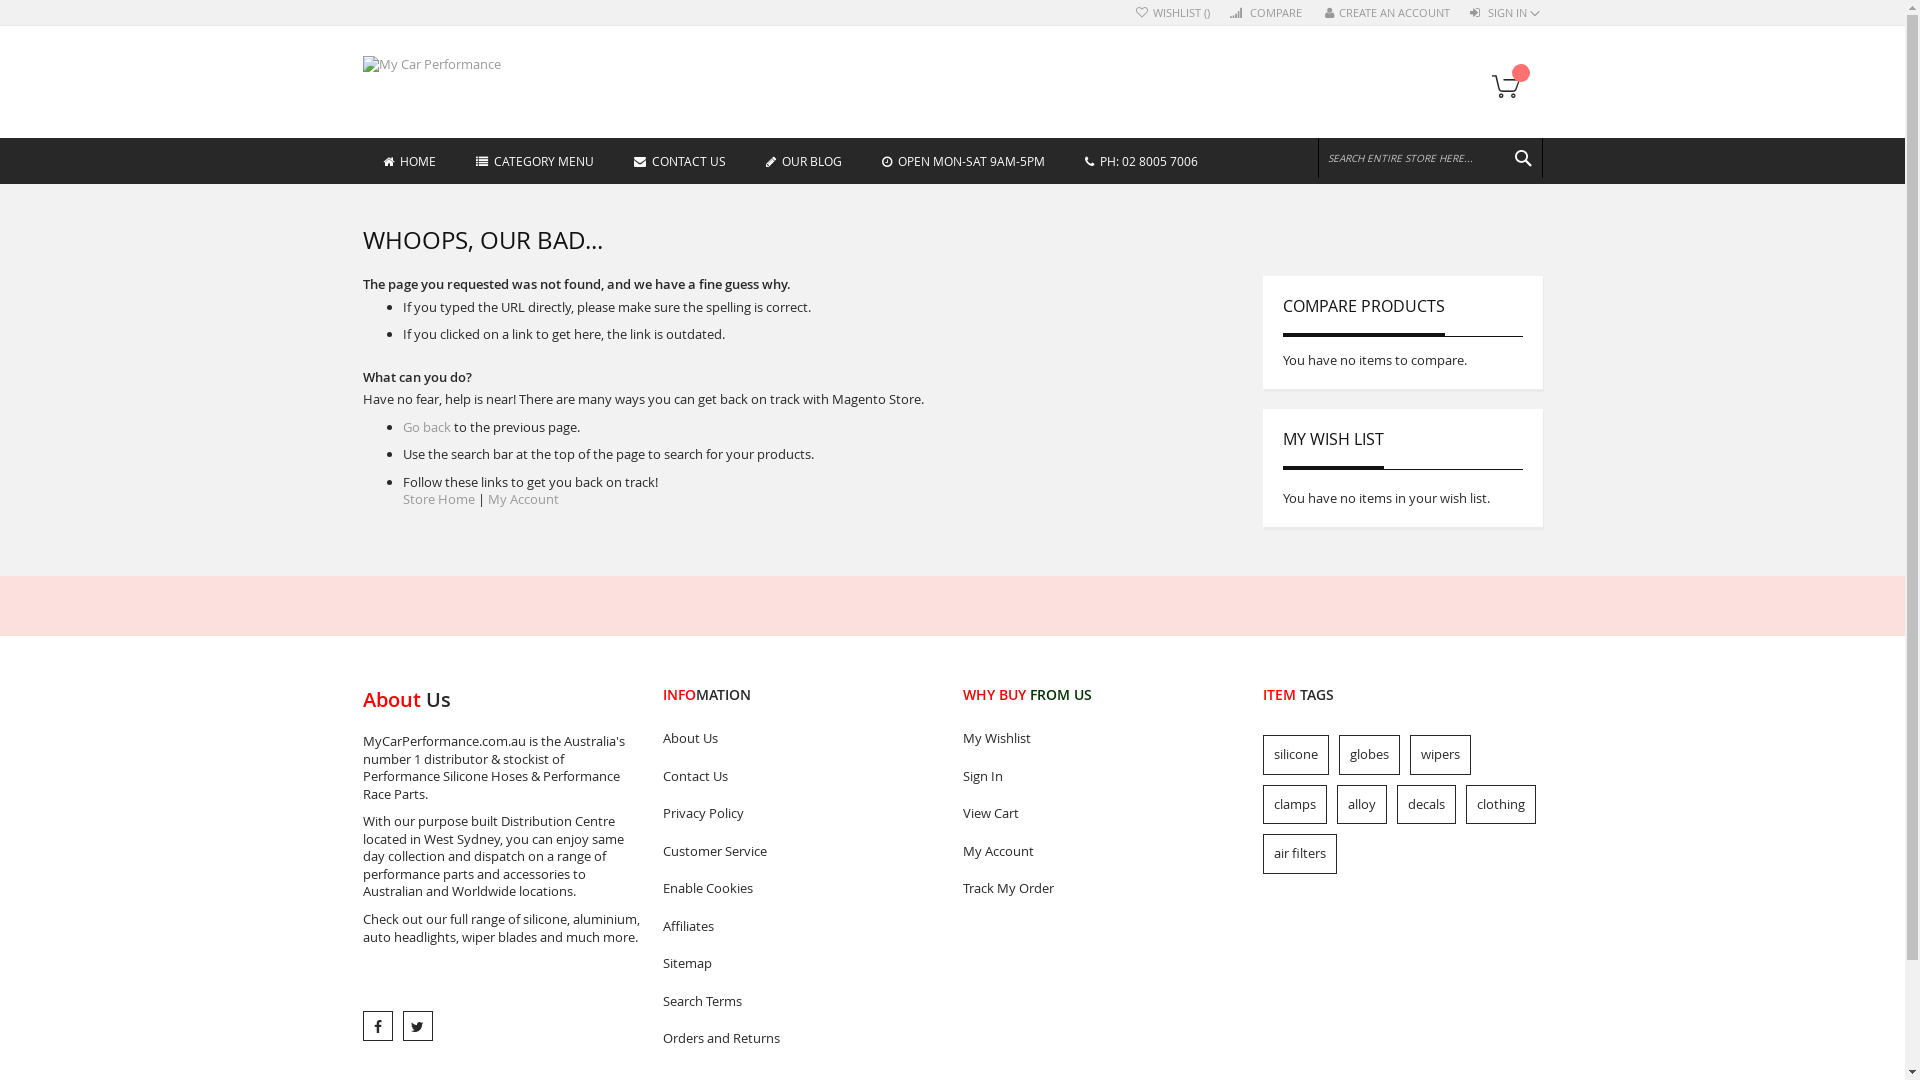  I want to click on 'Contact Us', so click(662, 775).